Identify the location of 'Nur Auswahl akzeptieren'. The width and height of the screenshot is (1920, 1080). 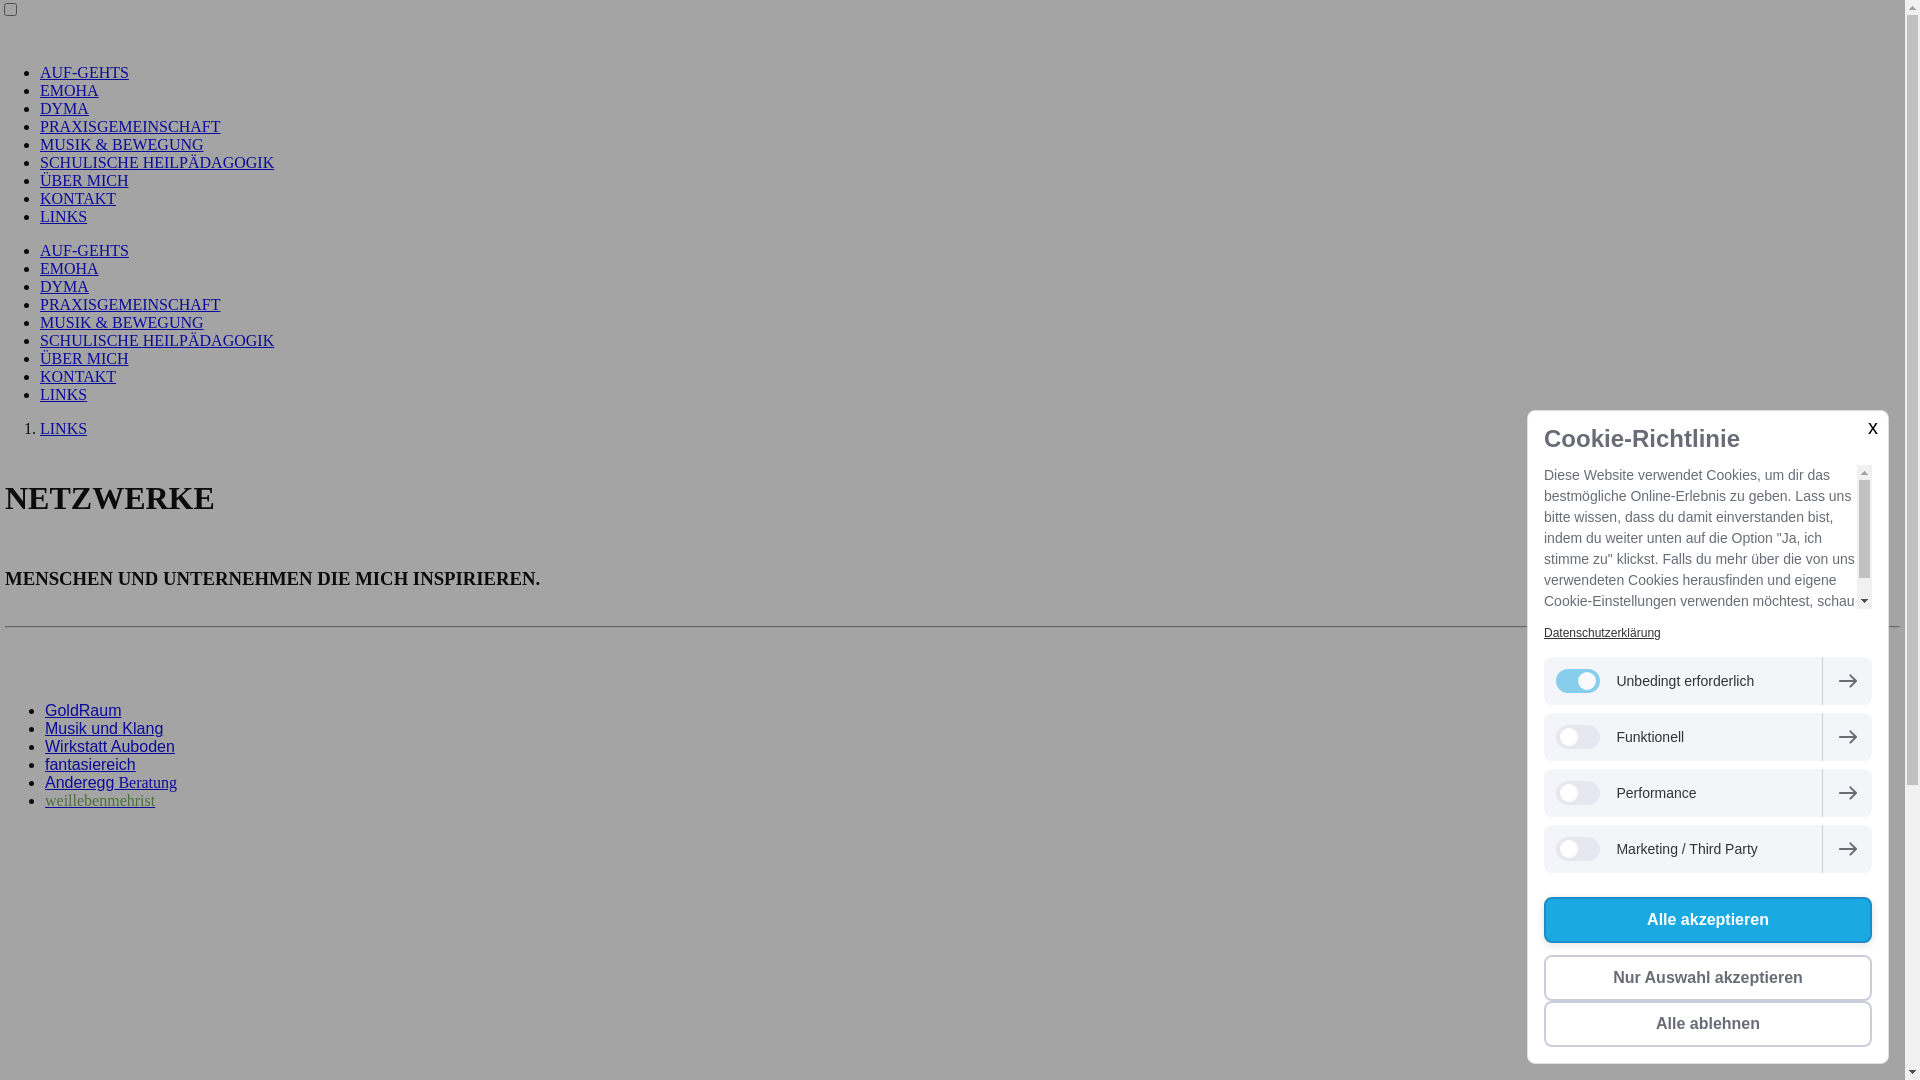
(1707, 977).